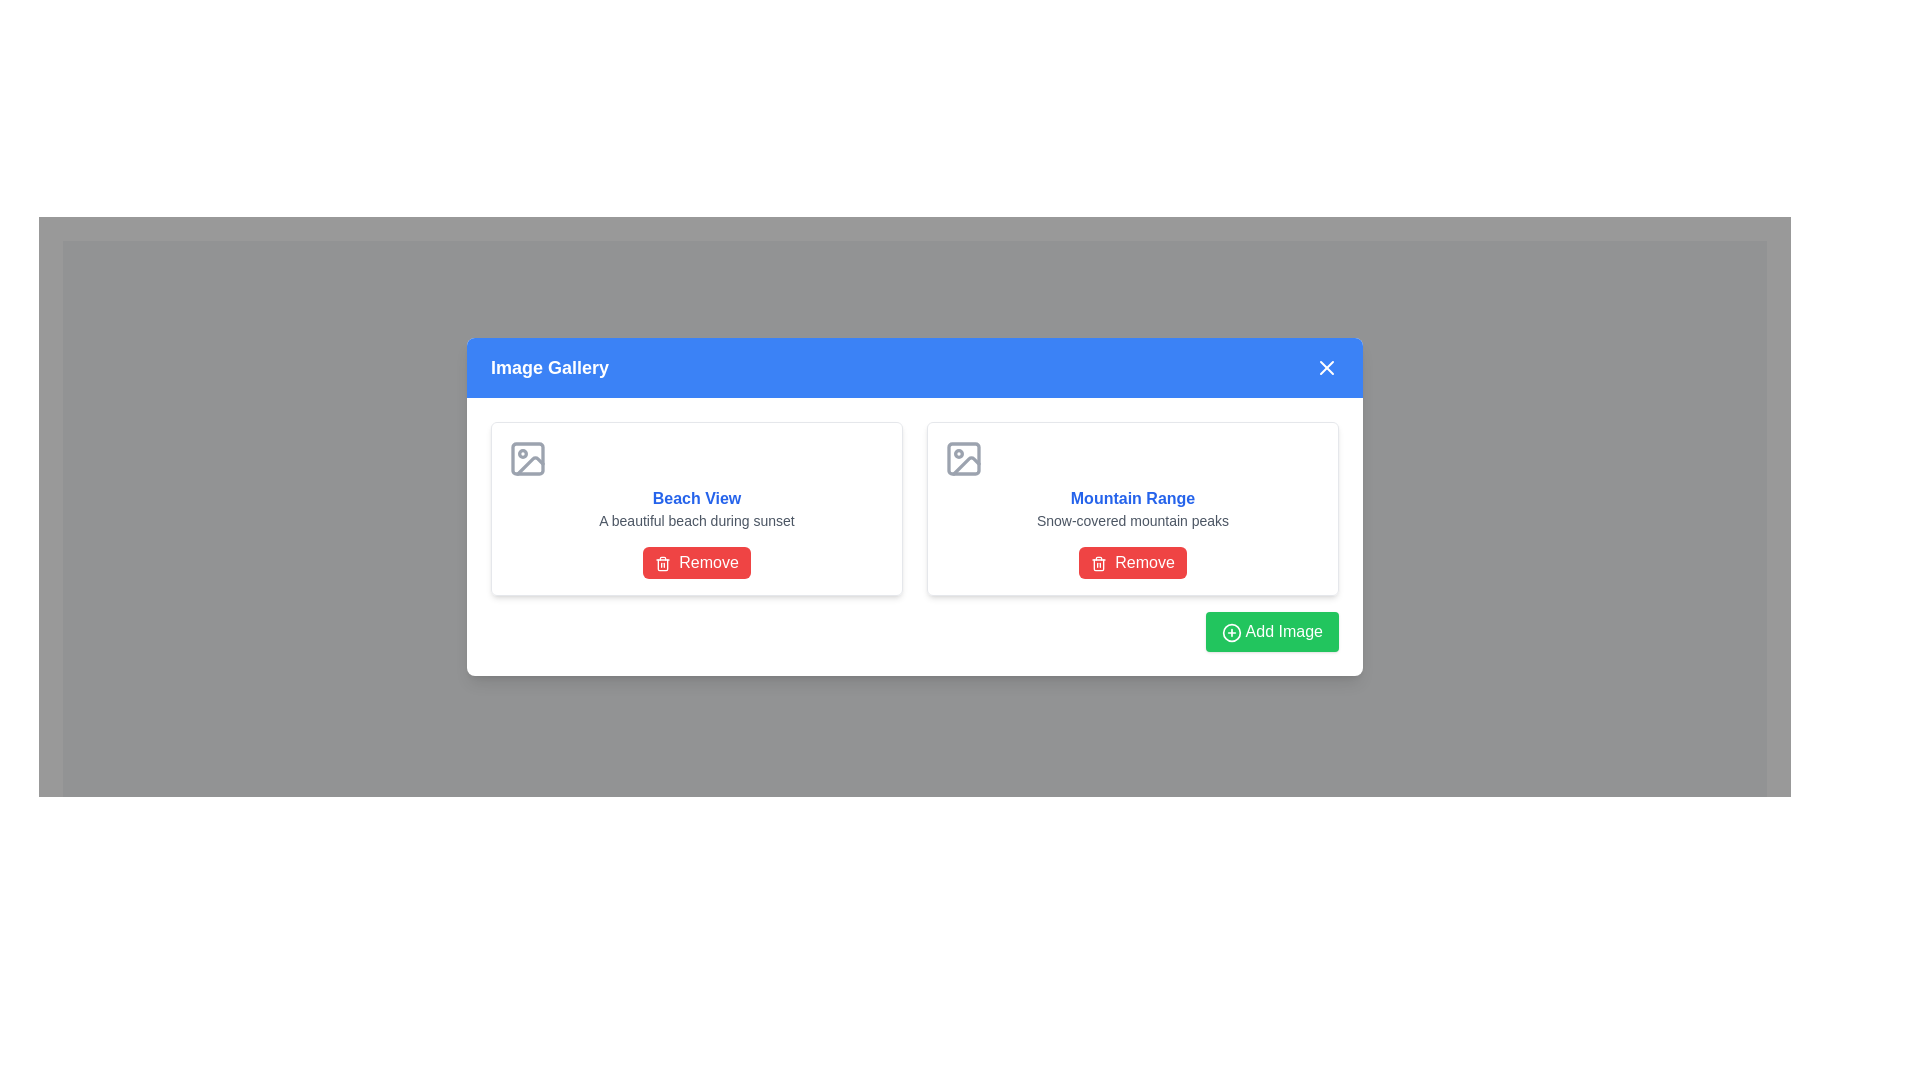 This screenshot has height=1080, width=1920. What do you see at coordinates (663, 563) in the screenshot?
I see `the red trash bin icon located to the left of the 'Remove' button's text, which indicates a deletion function` at bounding box center [663, 563].